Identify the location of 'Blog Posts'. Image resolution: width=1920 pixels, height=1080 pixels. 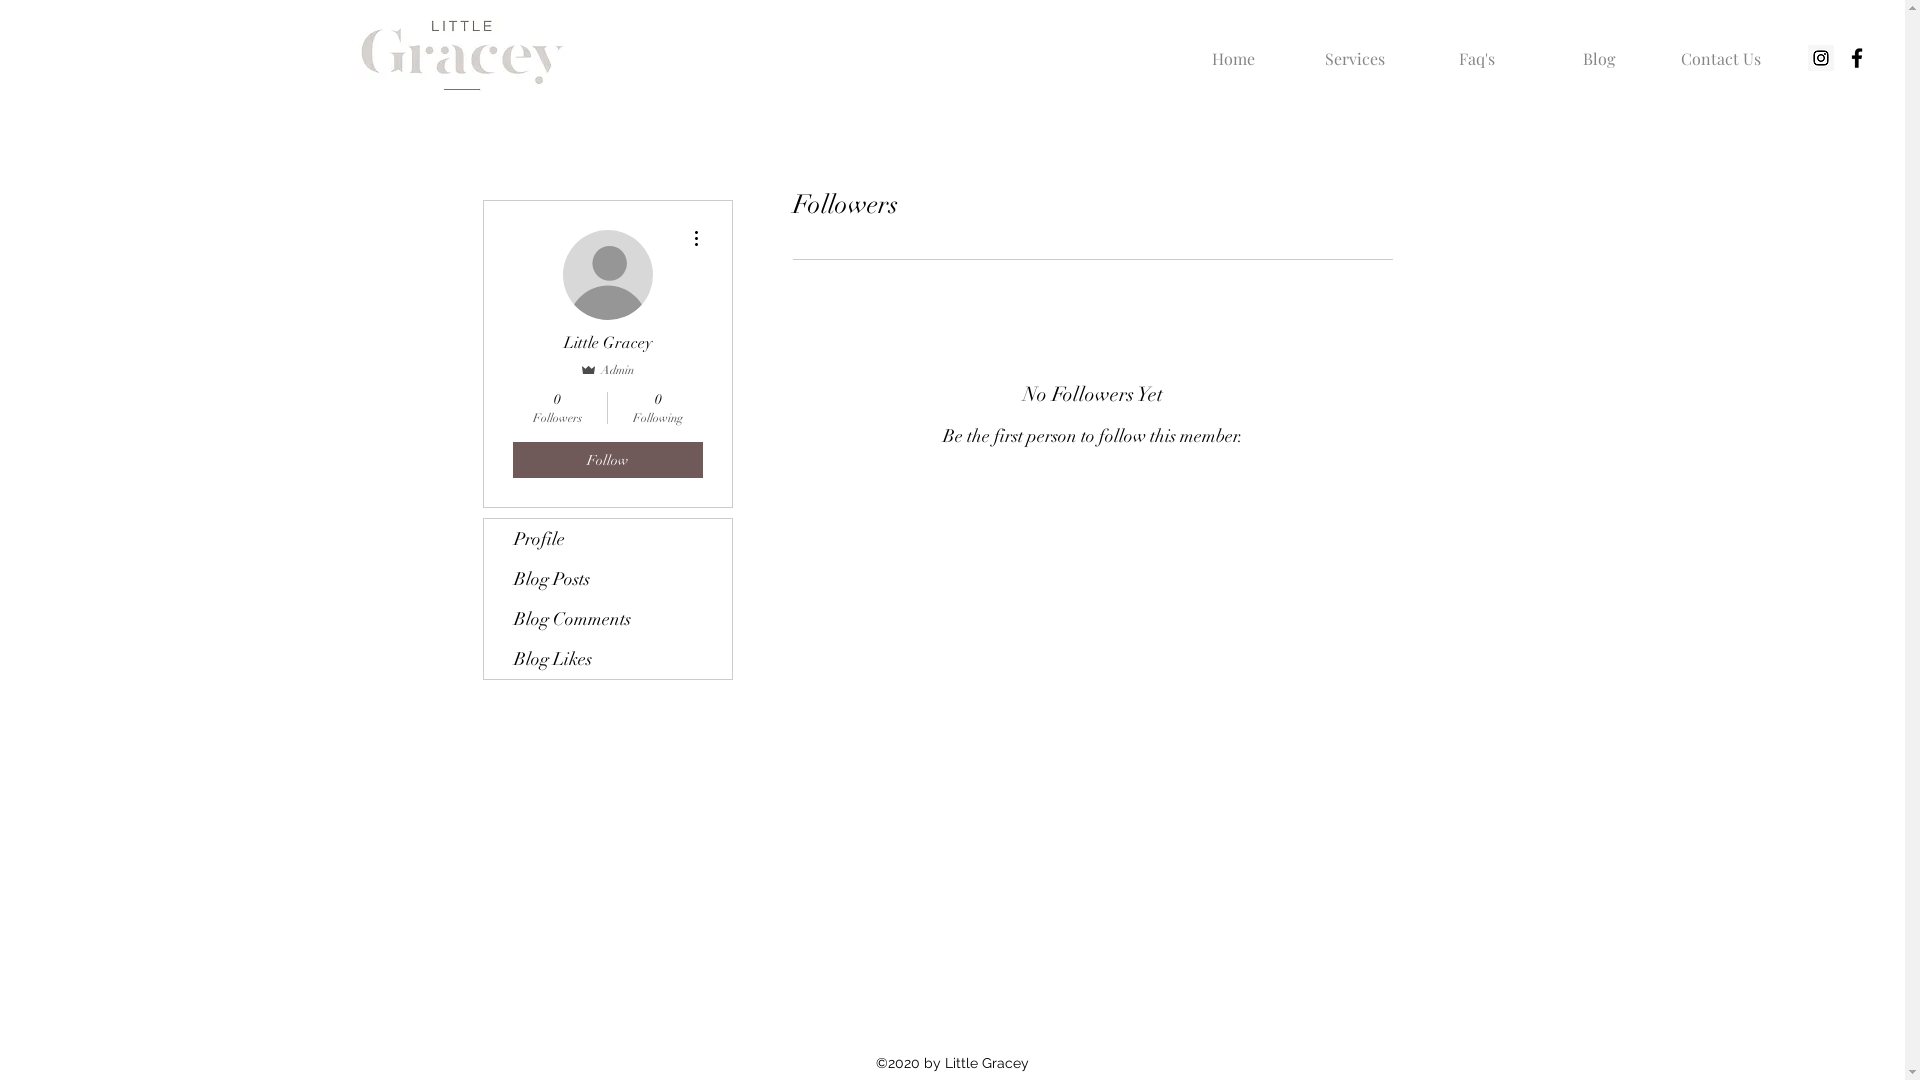
(607, 578).